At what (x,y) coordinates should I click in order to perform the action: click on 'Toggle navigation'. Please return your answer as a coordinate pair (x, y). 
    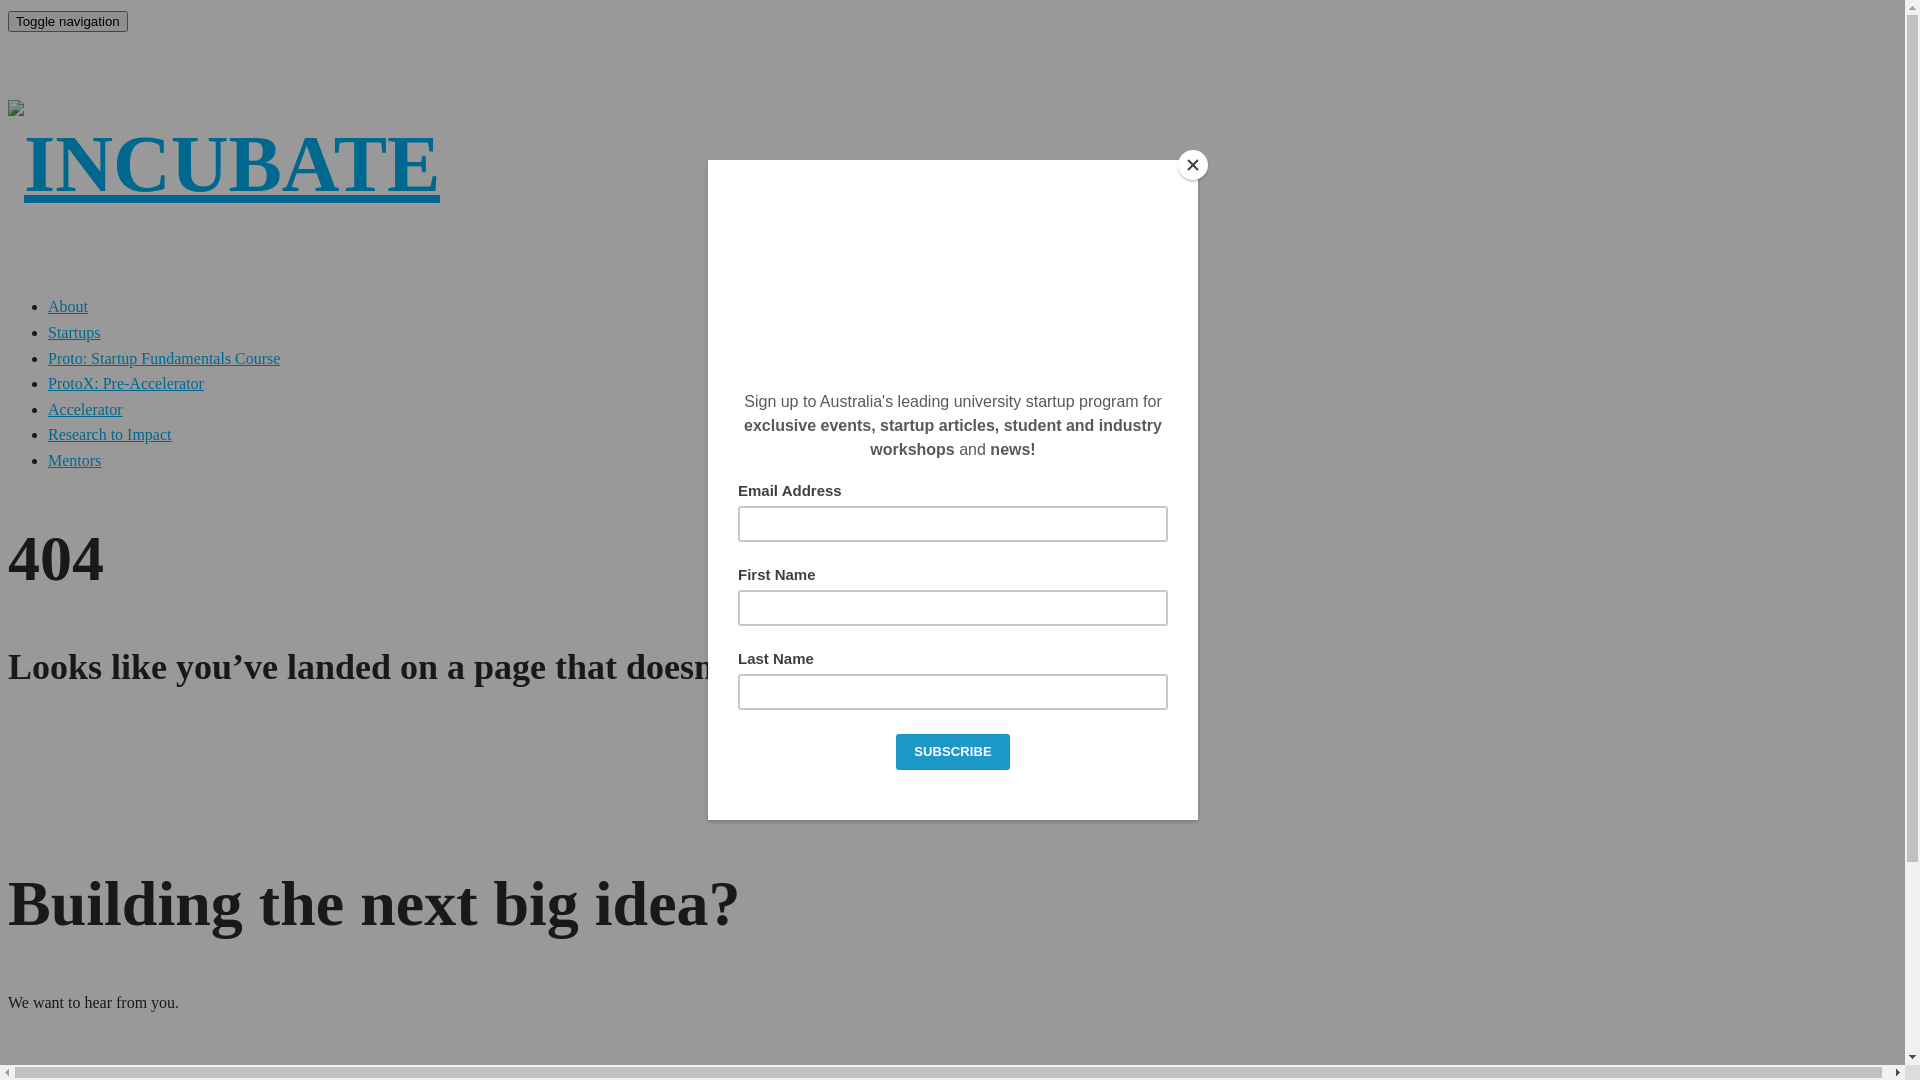
    Looking at the image, I should click on (8, 21).